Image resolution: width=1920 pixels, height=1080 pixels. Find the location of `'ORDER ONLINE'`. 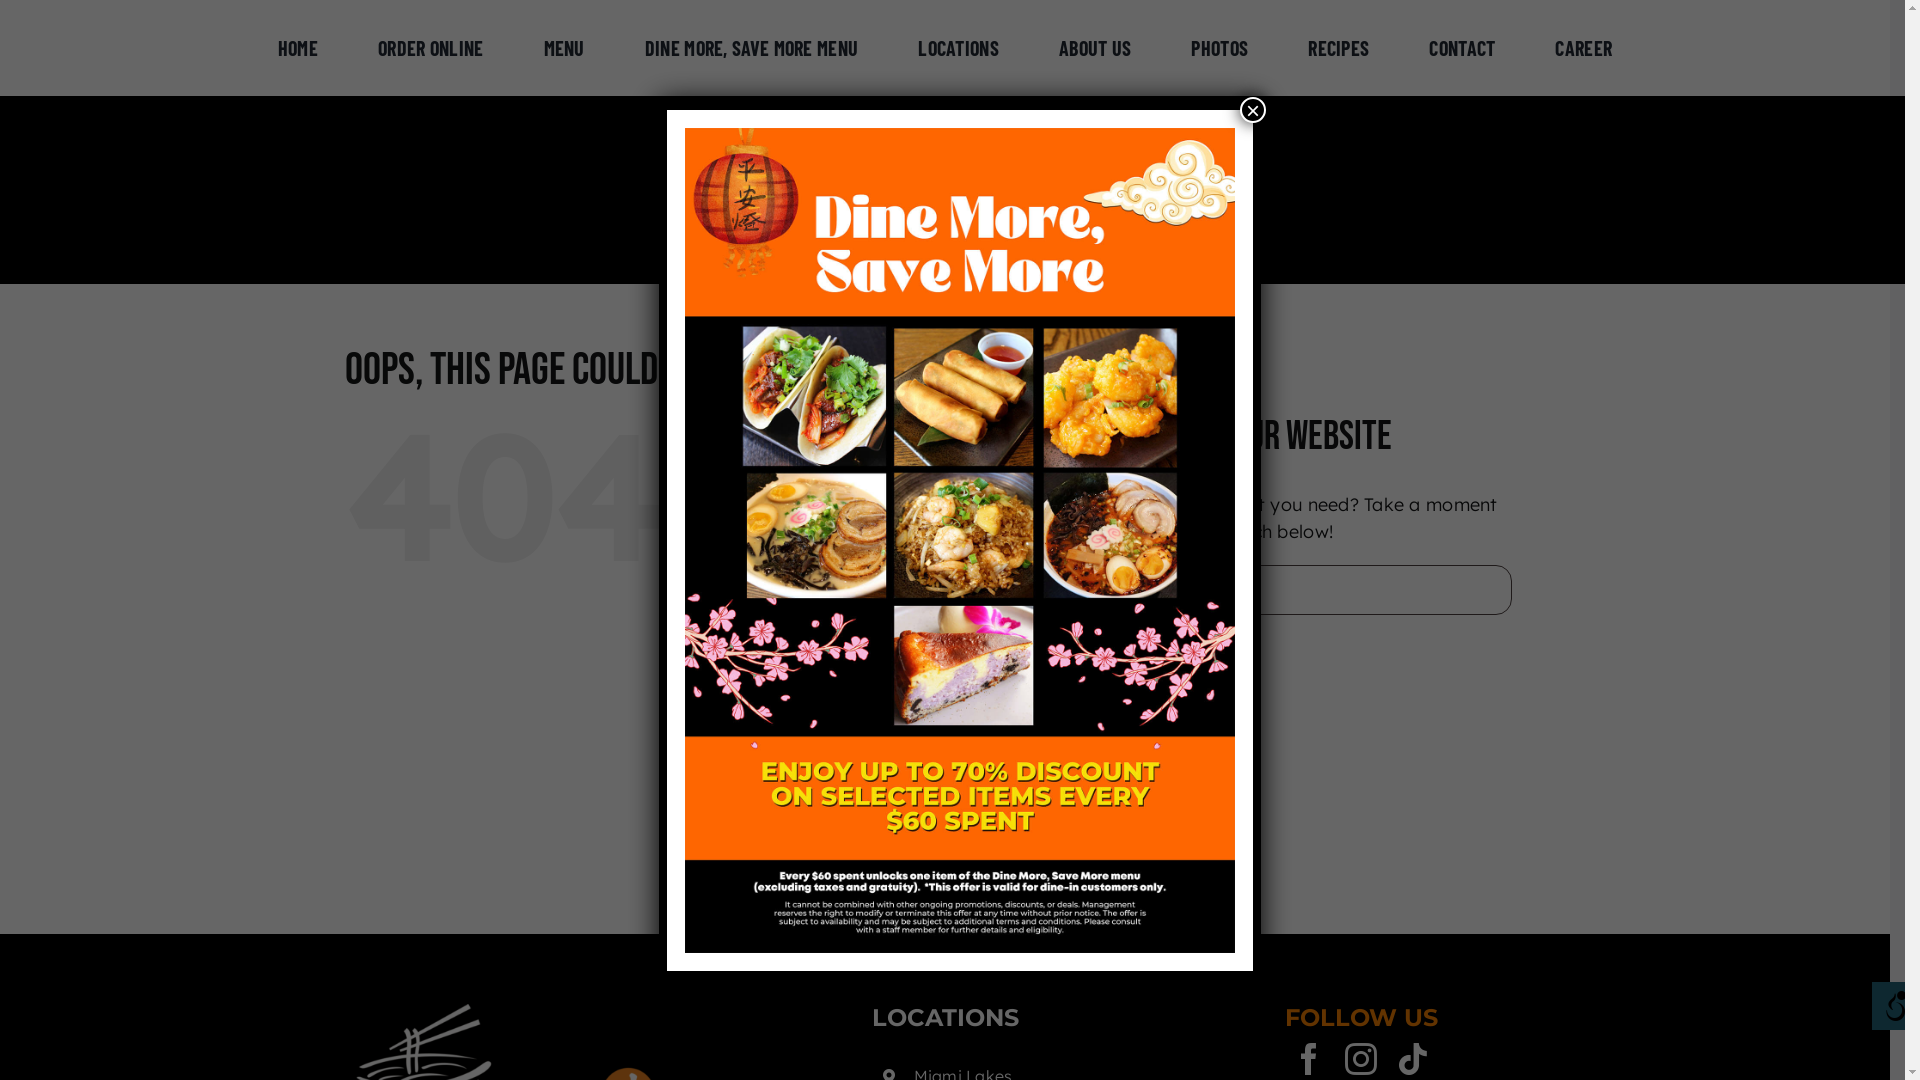

'ORDER ONLINE' is located at coordinates (430, 46).